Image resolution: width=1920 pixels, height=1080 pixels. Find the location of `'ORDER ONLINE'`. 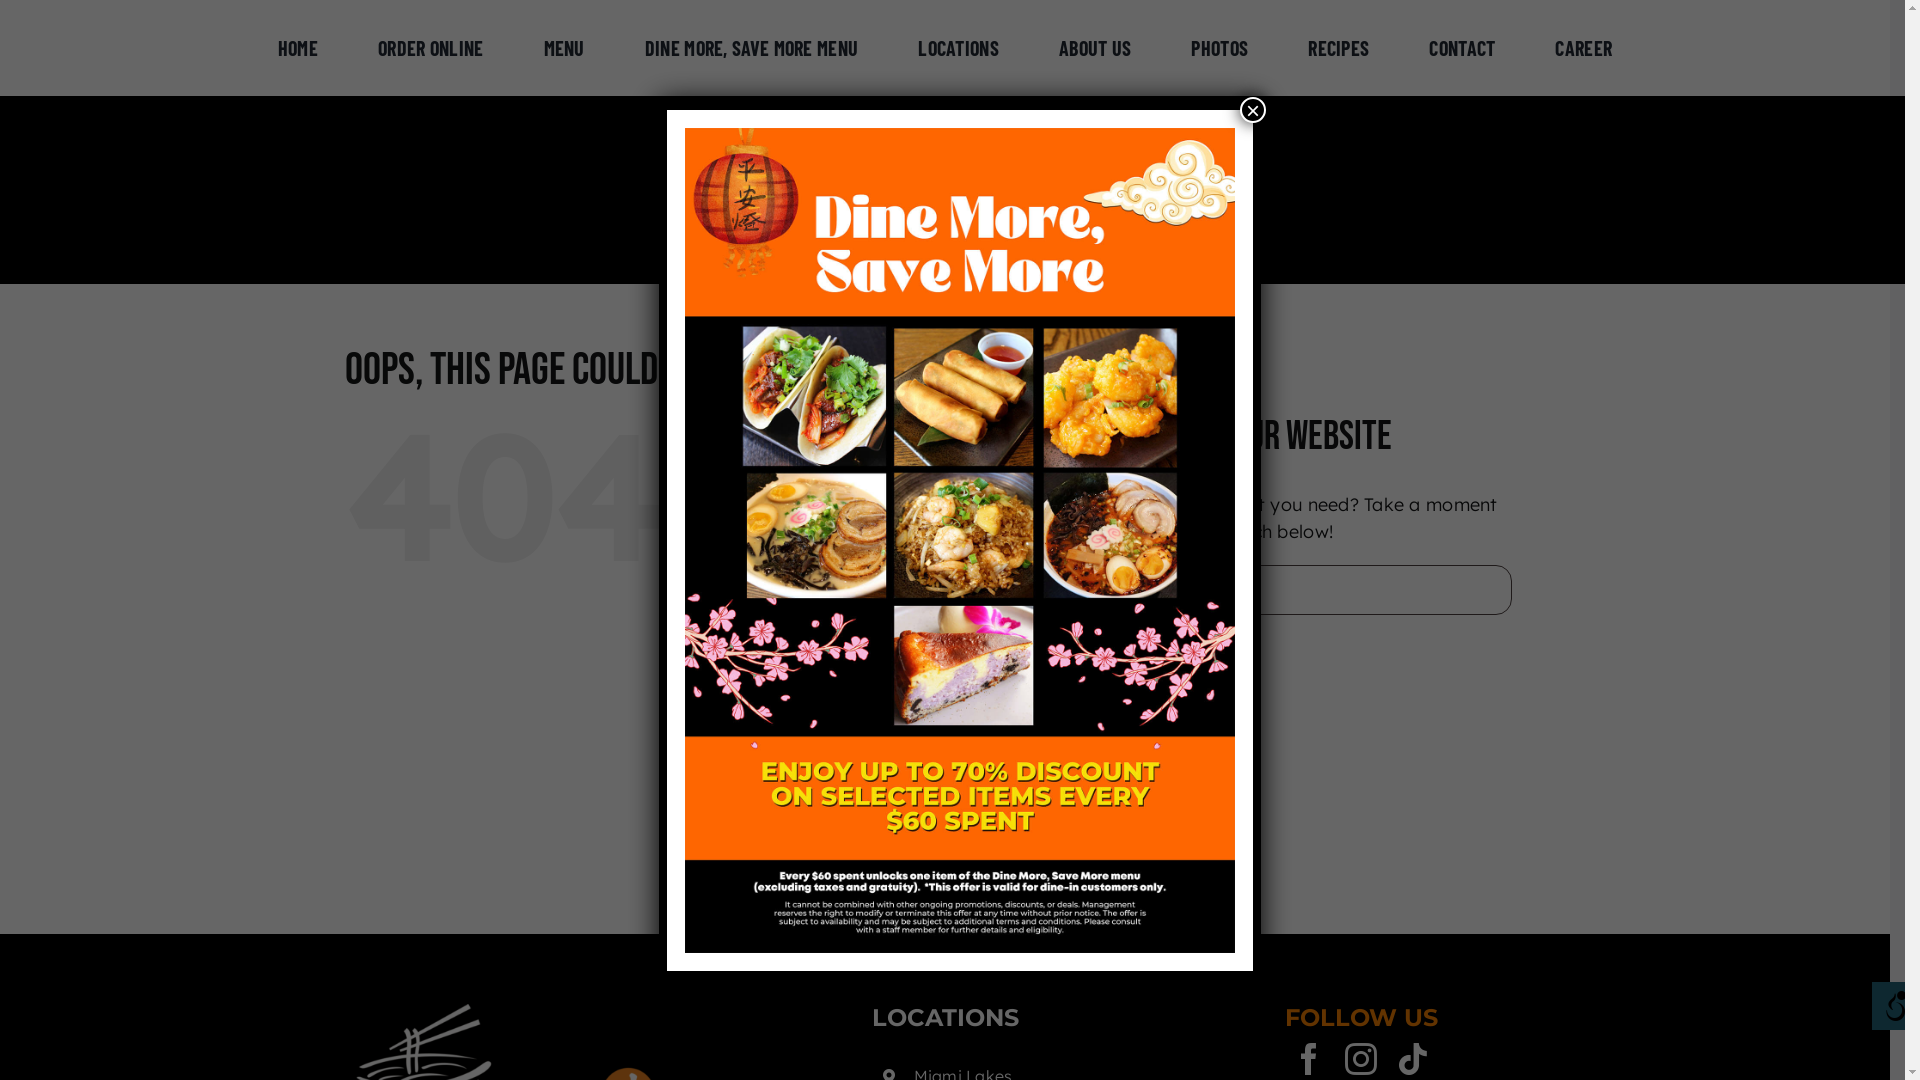

'ORDER ONLINE' is located at coordinates (430, 46).